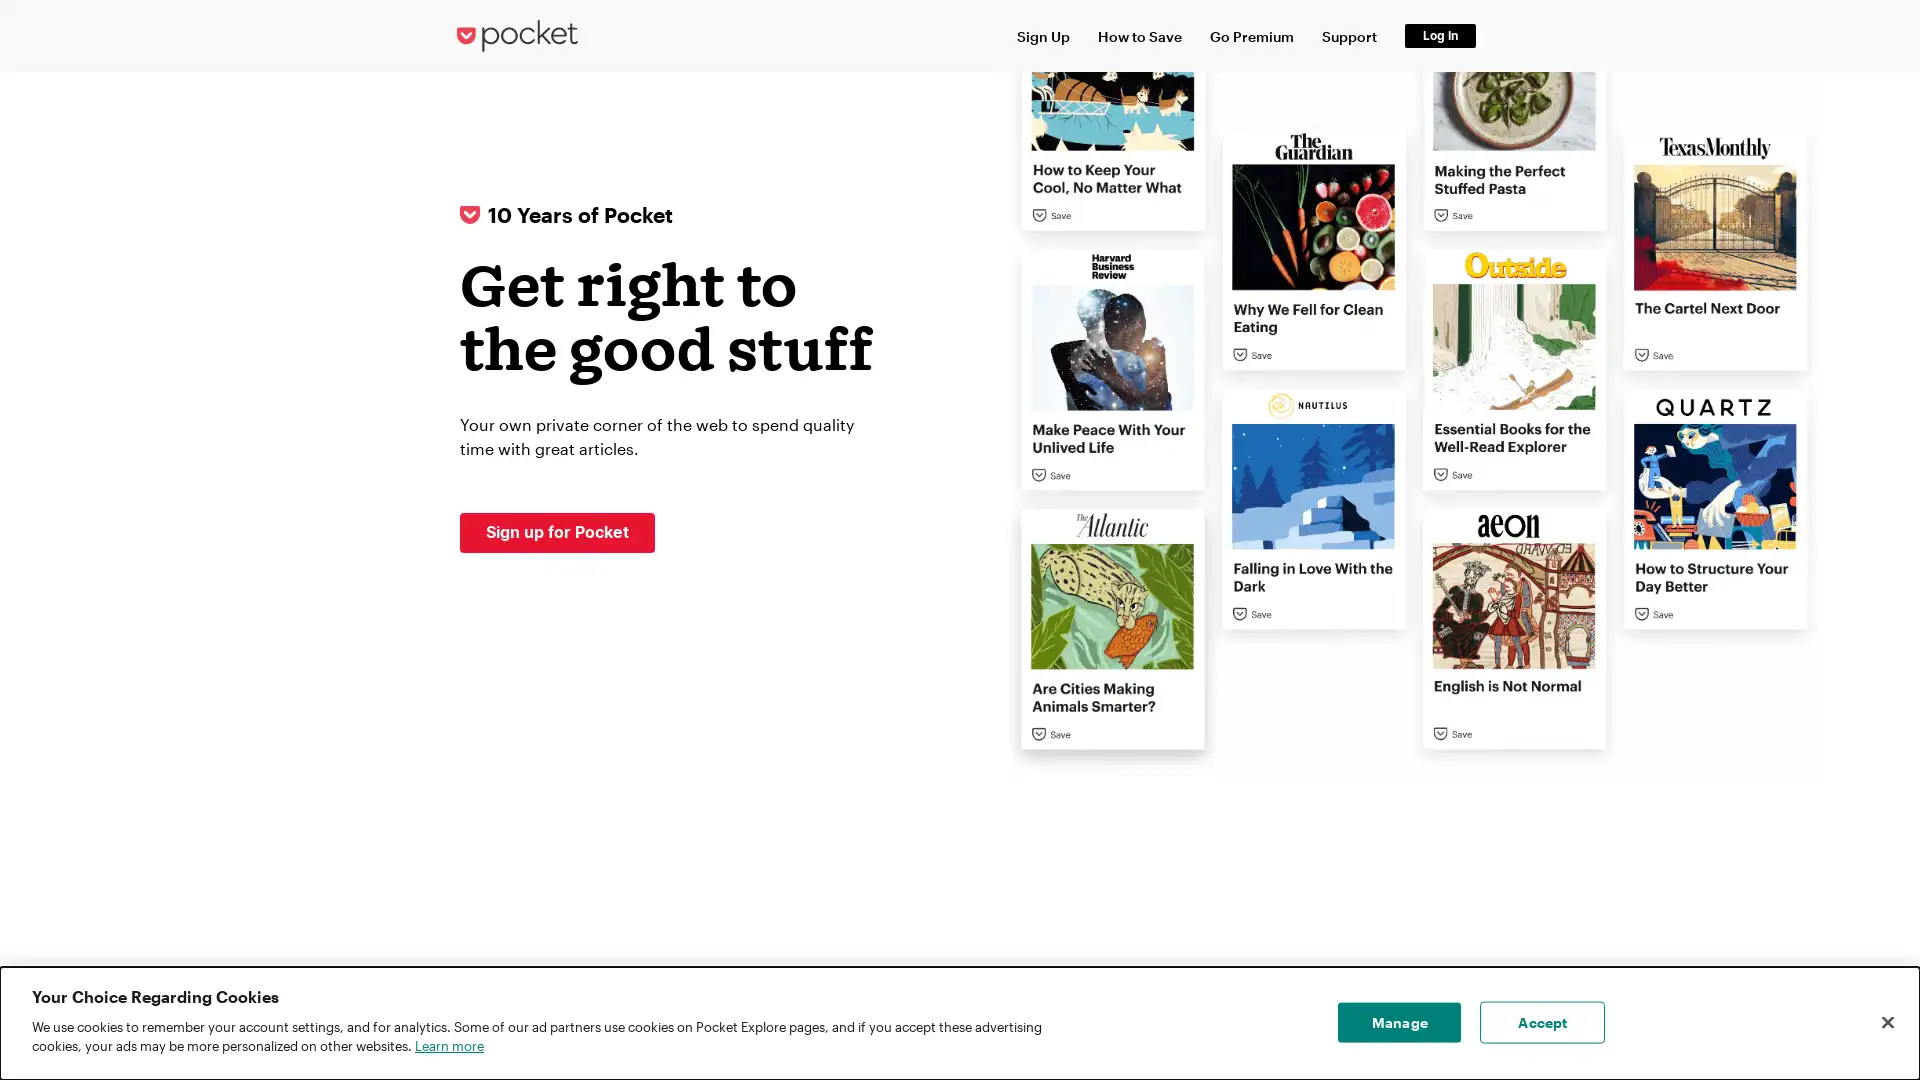 This screenshot has height=1080, width=1920. I want to click on Manage, so click(1398, 1022).